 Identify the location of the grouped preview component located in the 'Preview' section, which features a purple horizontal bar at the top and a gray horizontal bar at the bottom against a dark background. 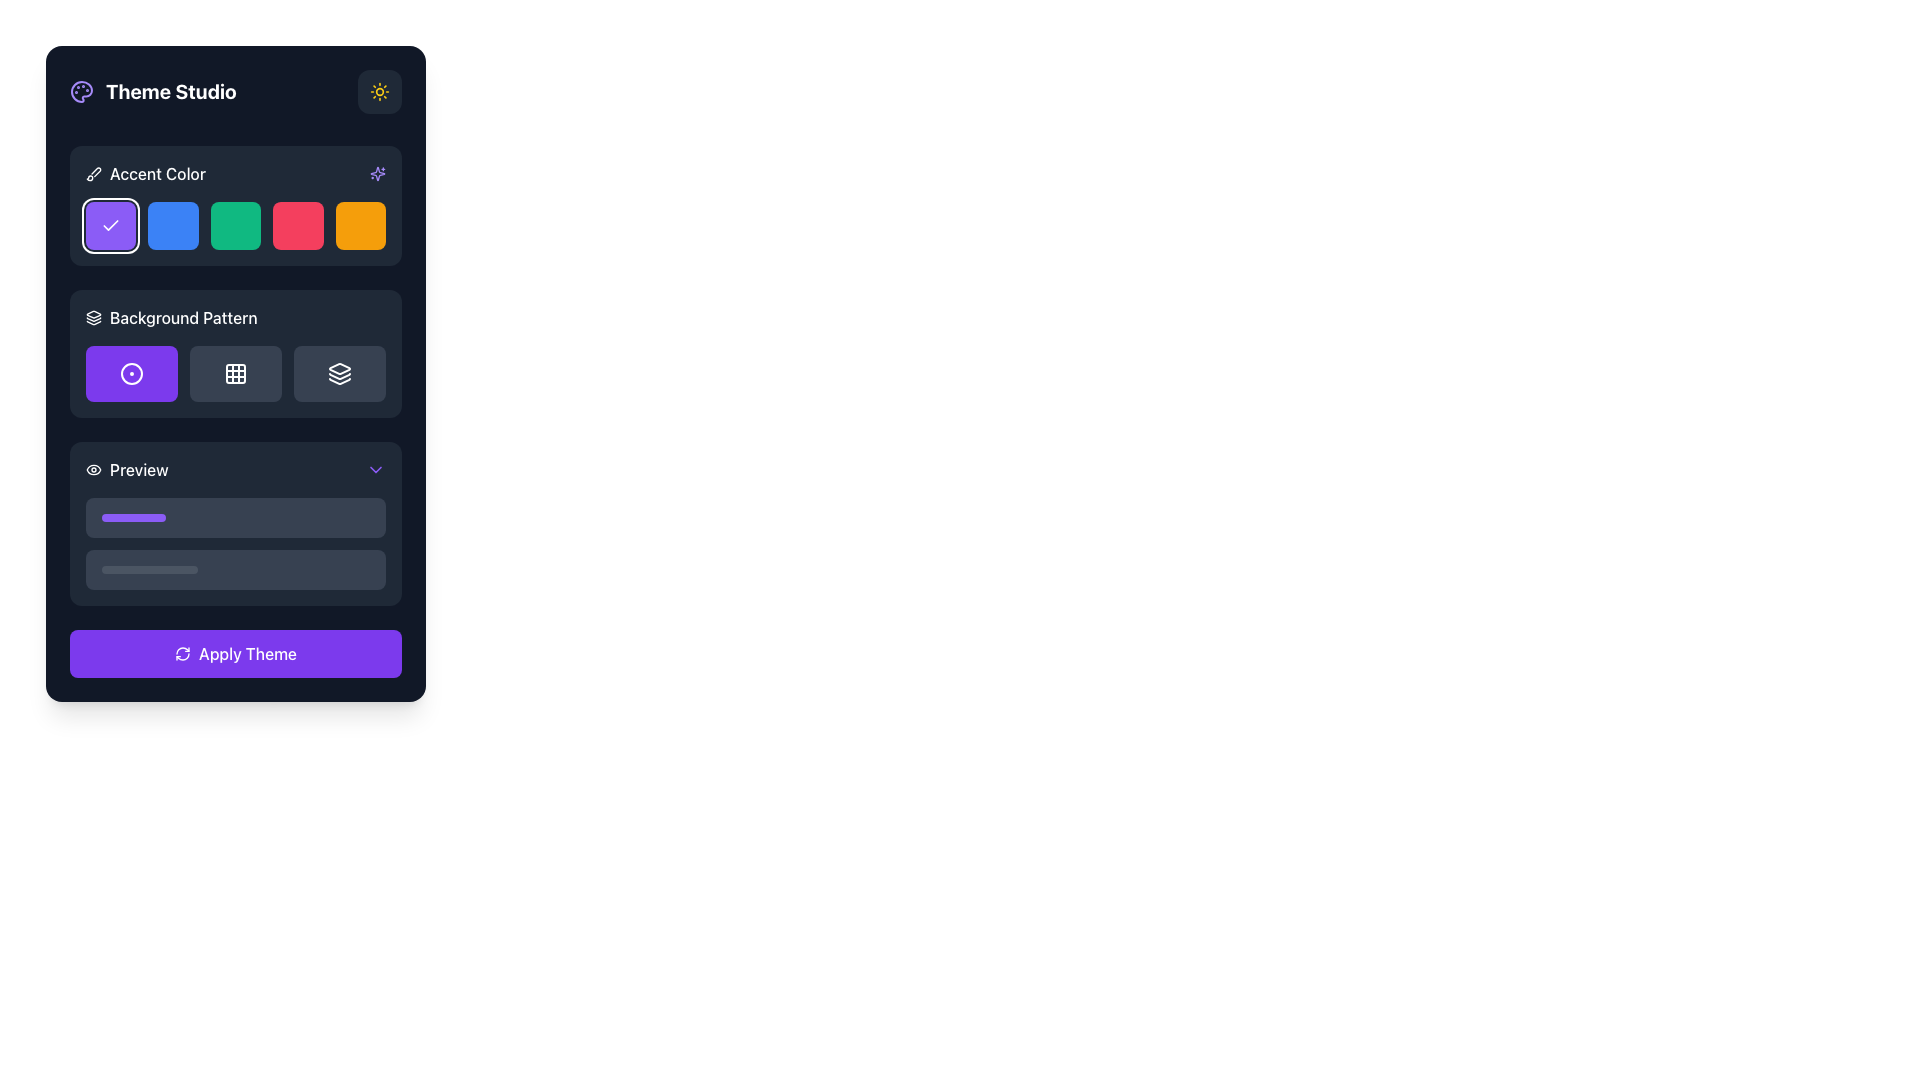
(235, 543).